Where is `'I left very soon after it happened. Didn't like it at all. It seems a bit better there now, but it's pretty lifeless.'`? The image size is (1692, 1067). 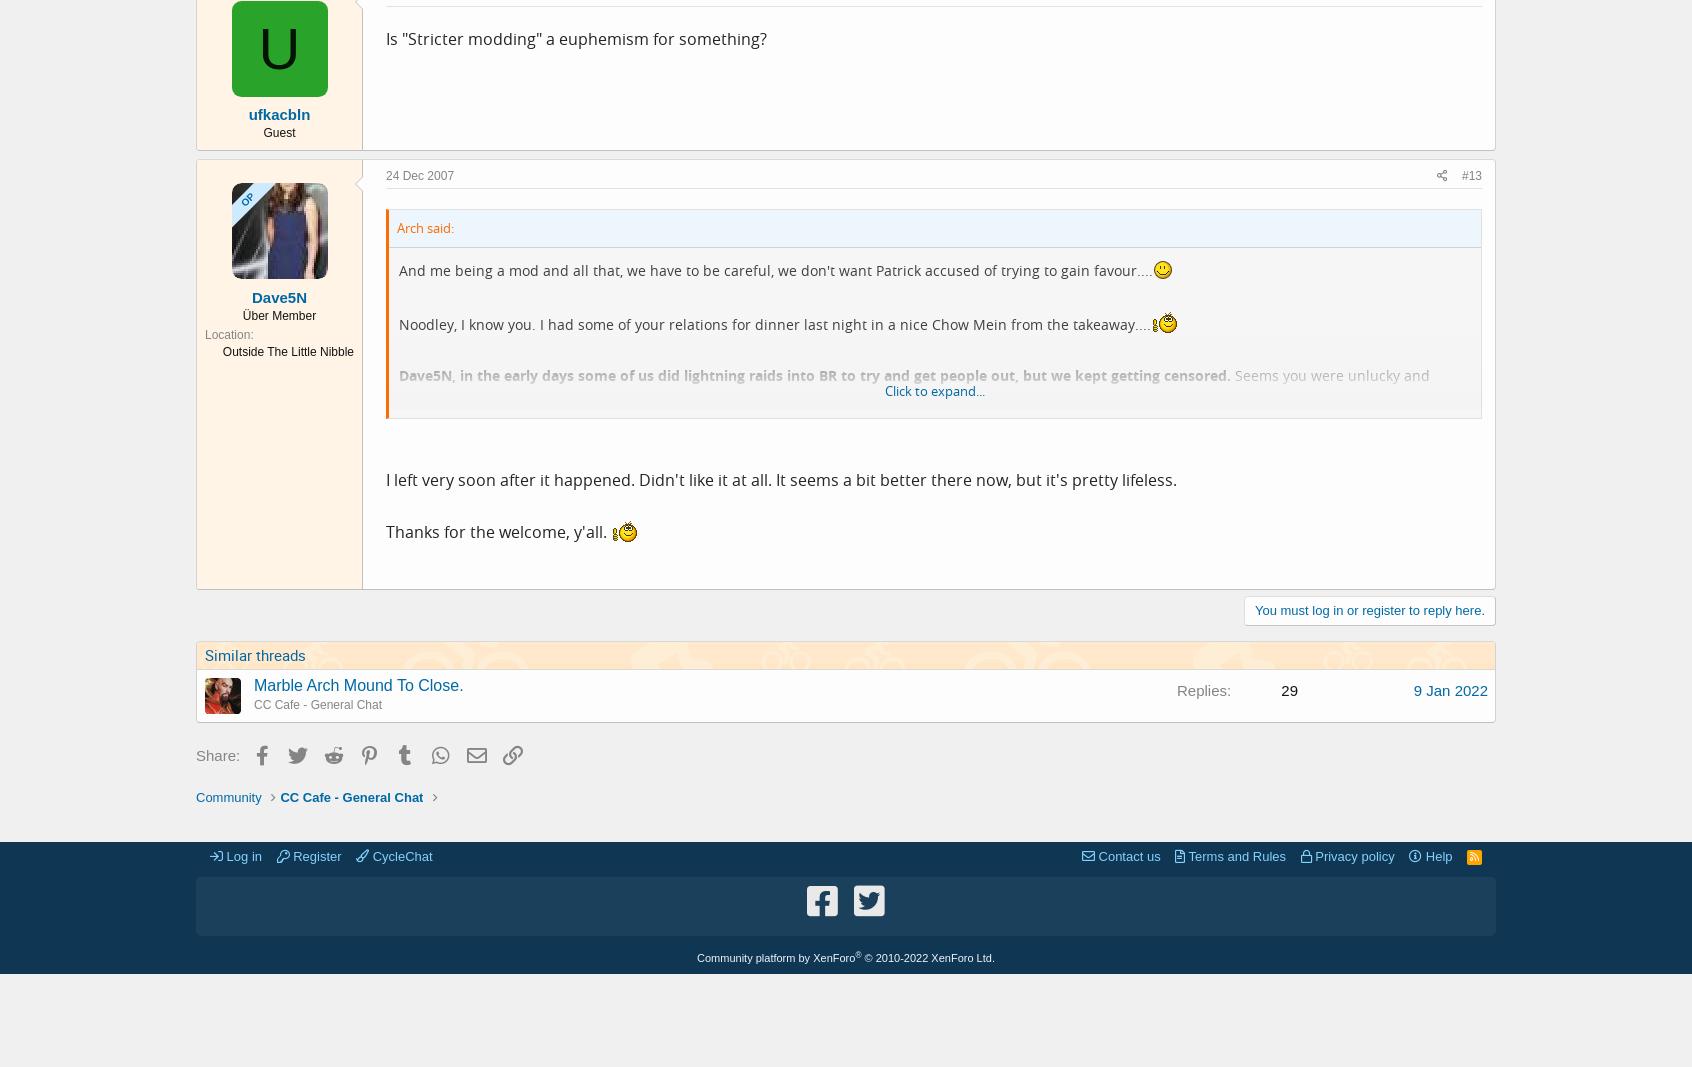 'I left very soon after it happened. Didn't like it at all. It seems a bit better there now, but it's pretty lifeless.' is located at coordinates (781, 479).